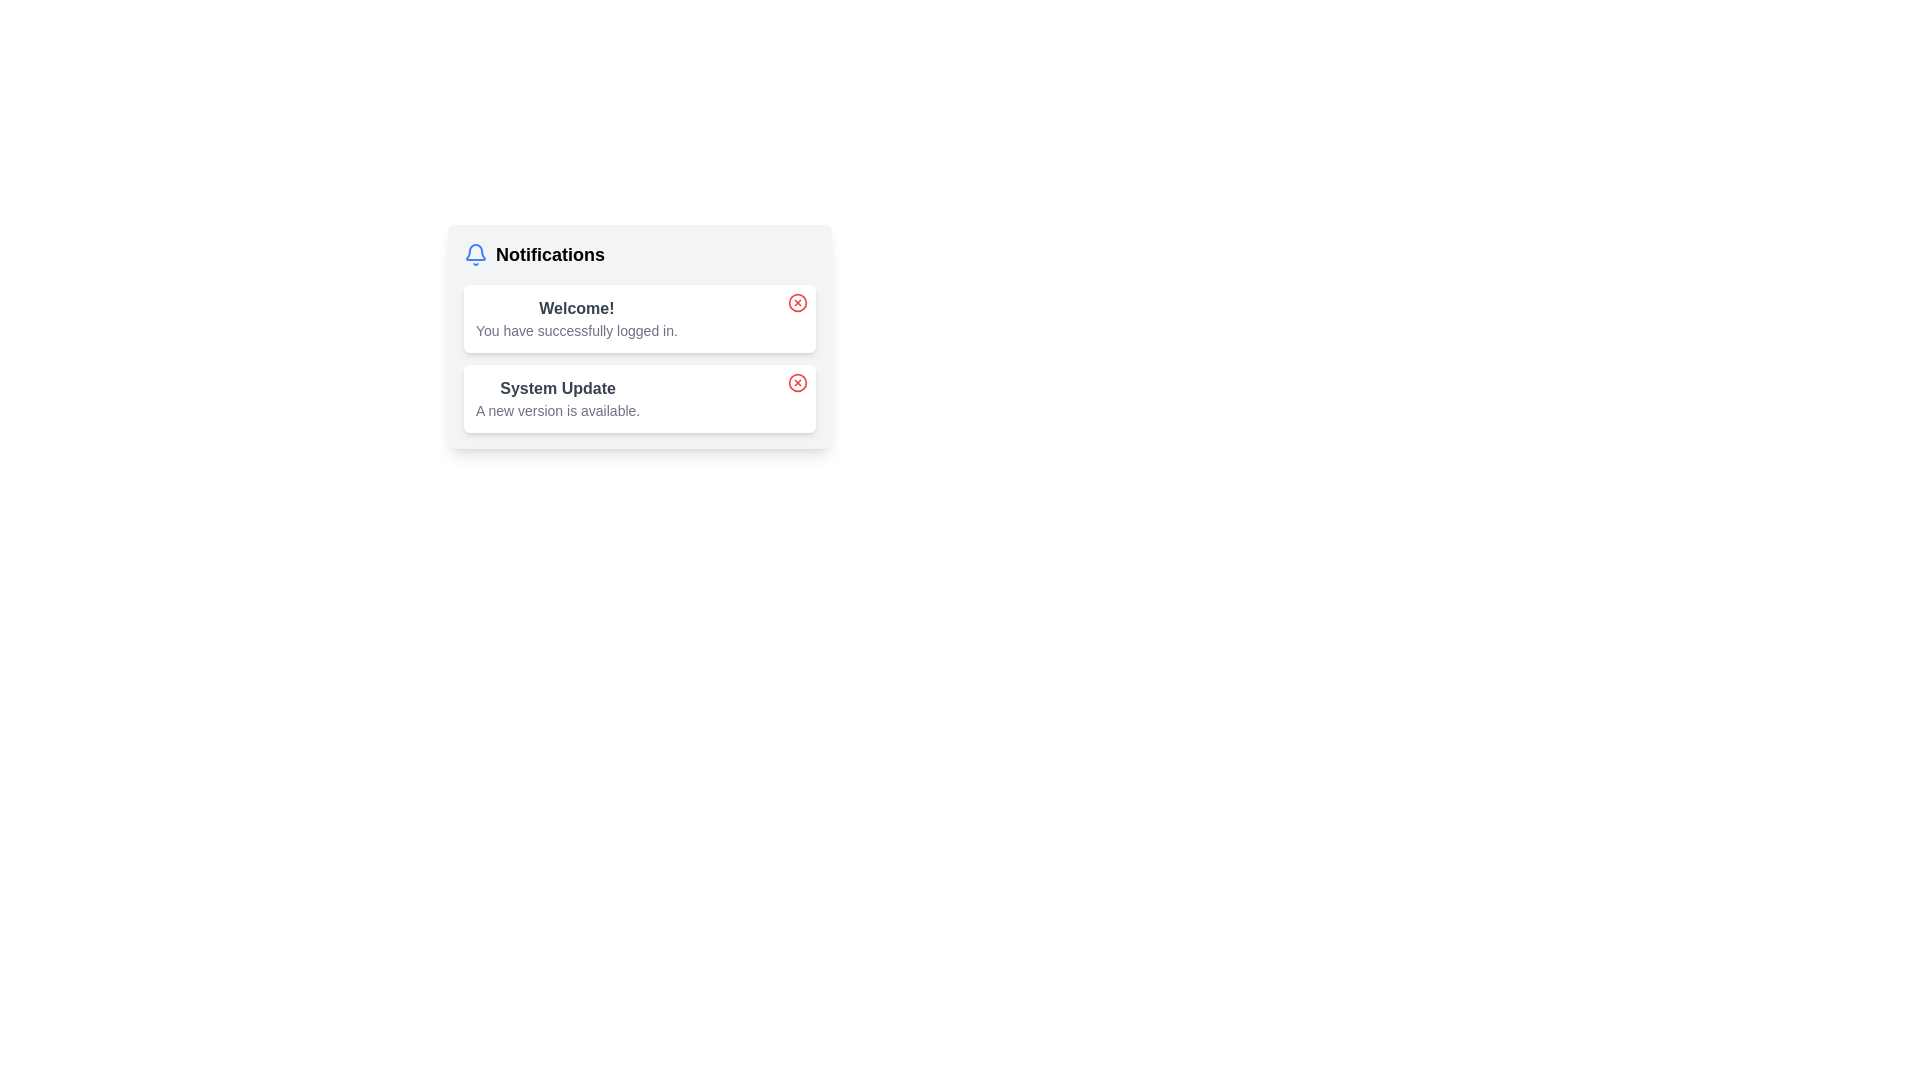  What do you see at coordinates (796, 382) in the screenshot?
I see `the 'X' icon used for closing or dismissing items in the notification list next to 'System Update'` at bounding box center [796, 382].